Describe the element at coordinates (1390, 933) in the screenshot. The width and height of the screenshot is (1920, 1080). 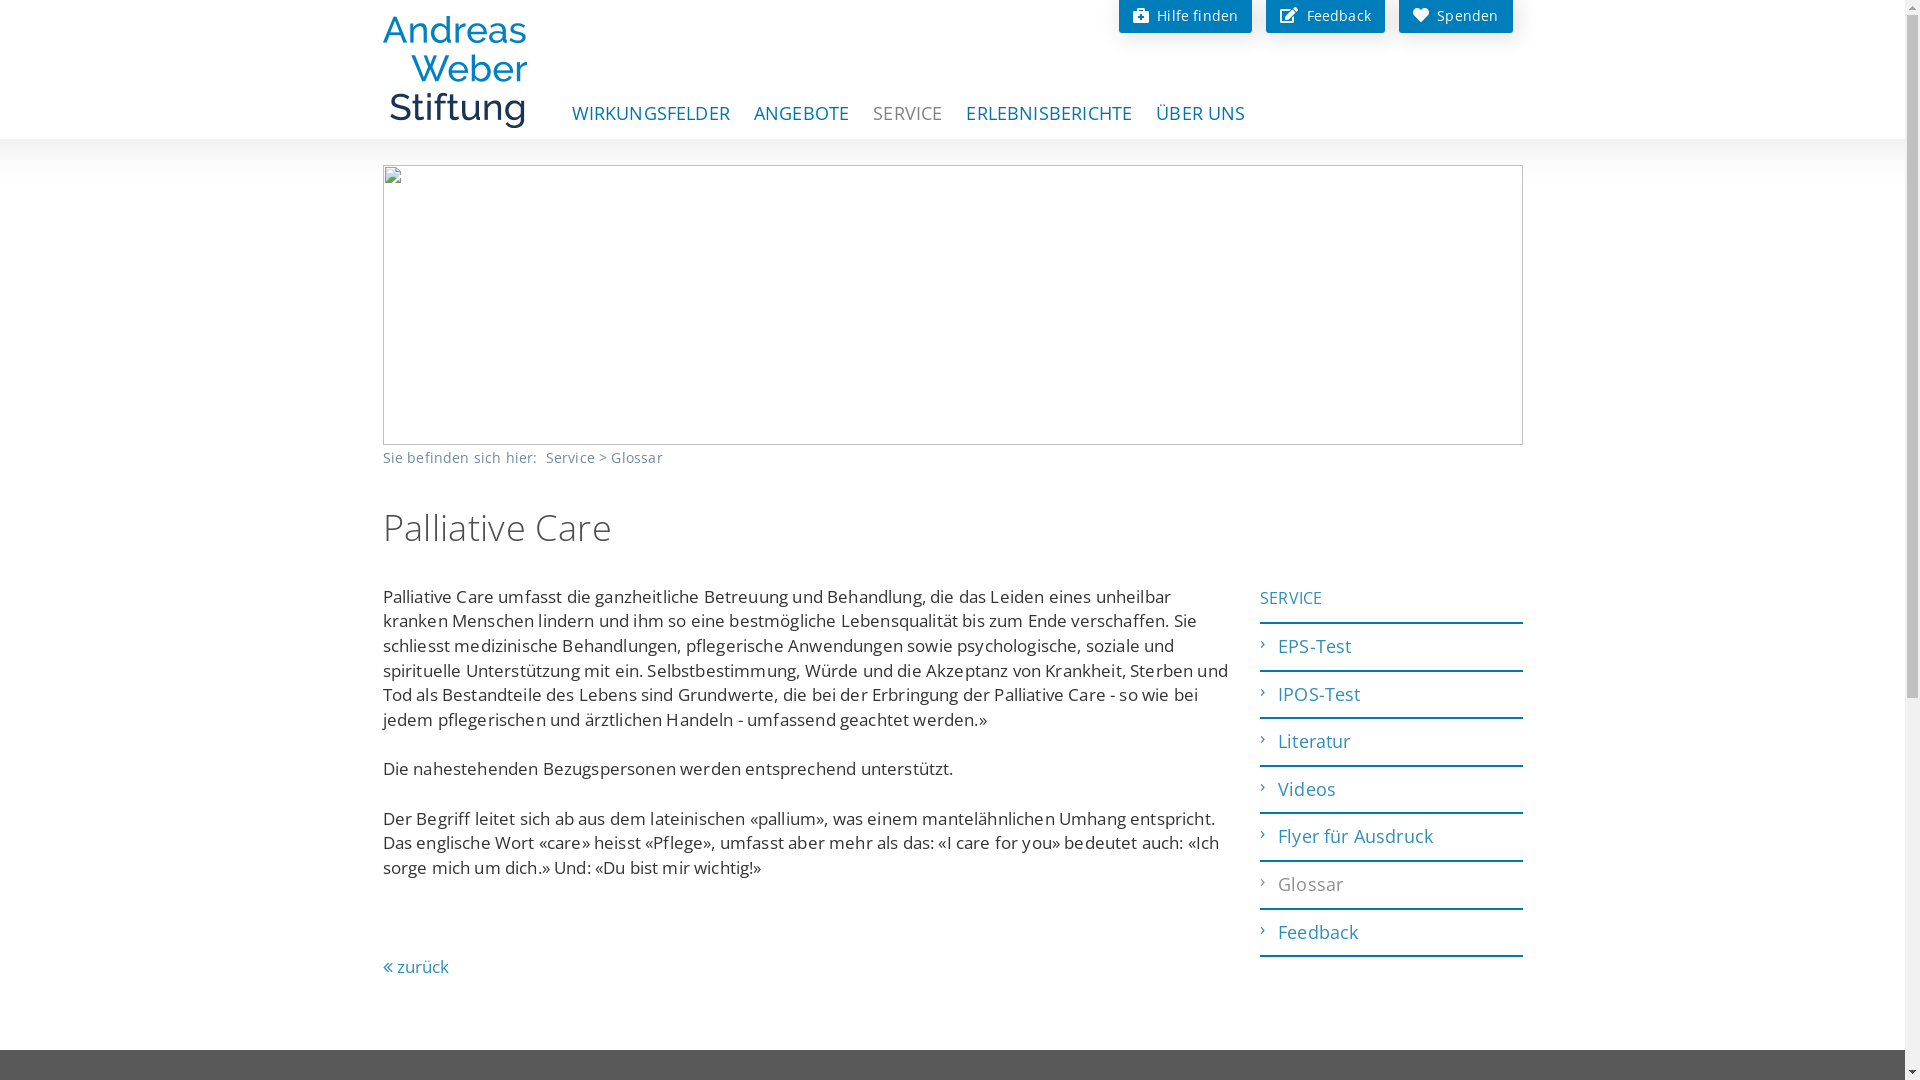
I see `'Feedback'` at that location.